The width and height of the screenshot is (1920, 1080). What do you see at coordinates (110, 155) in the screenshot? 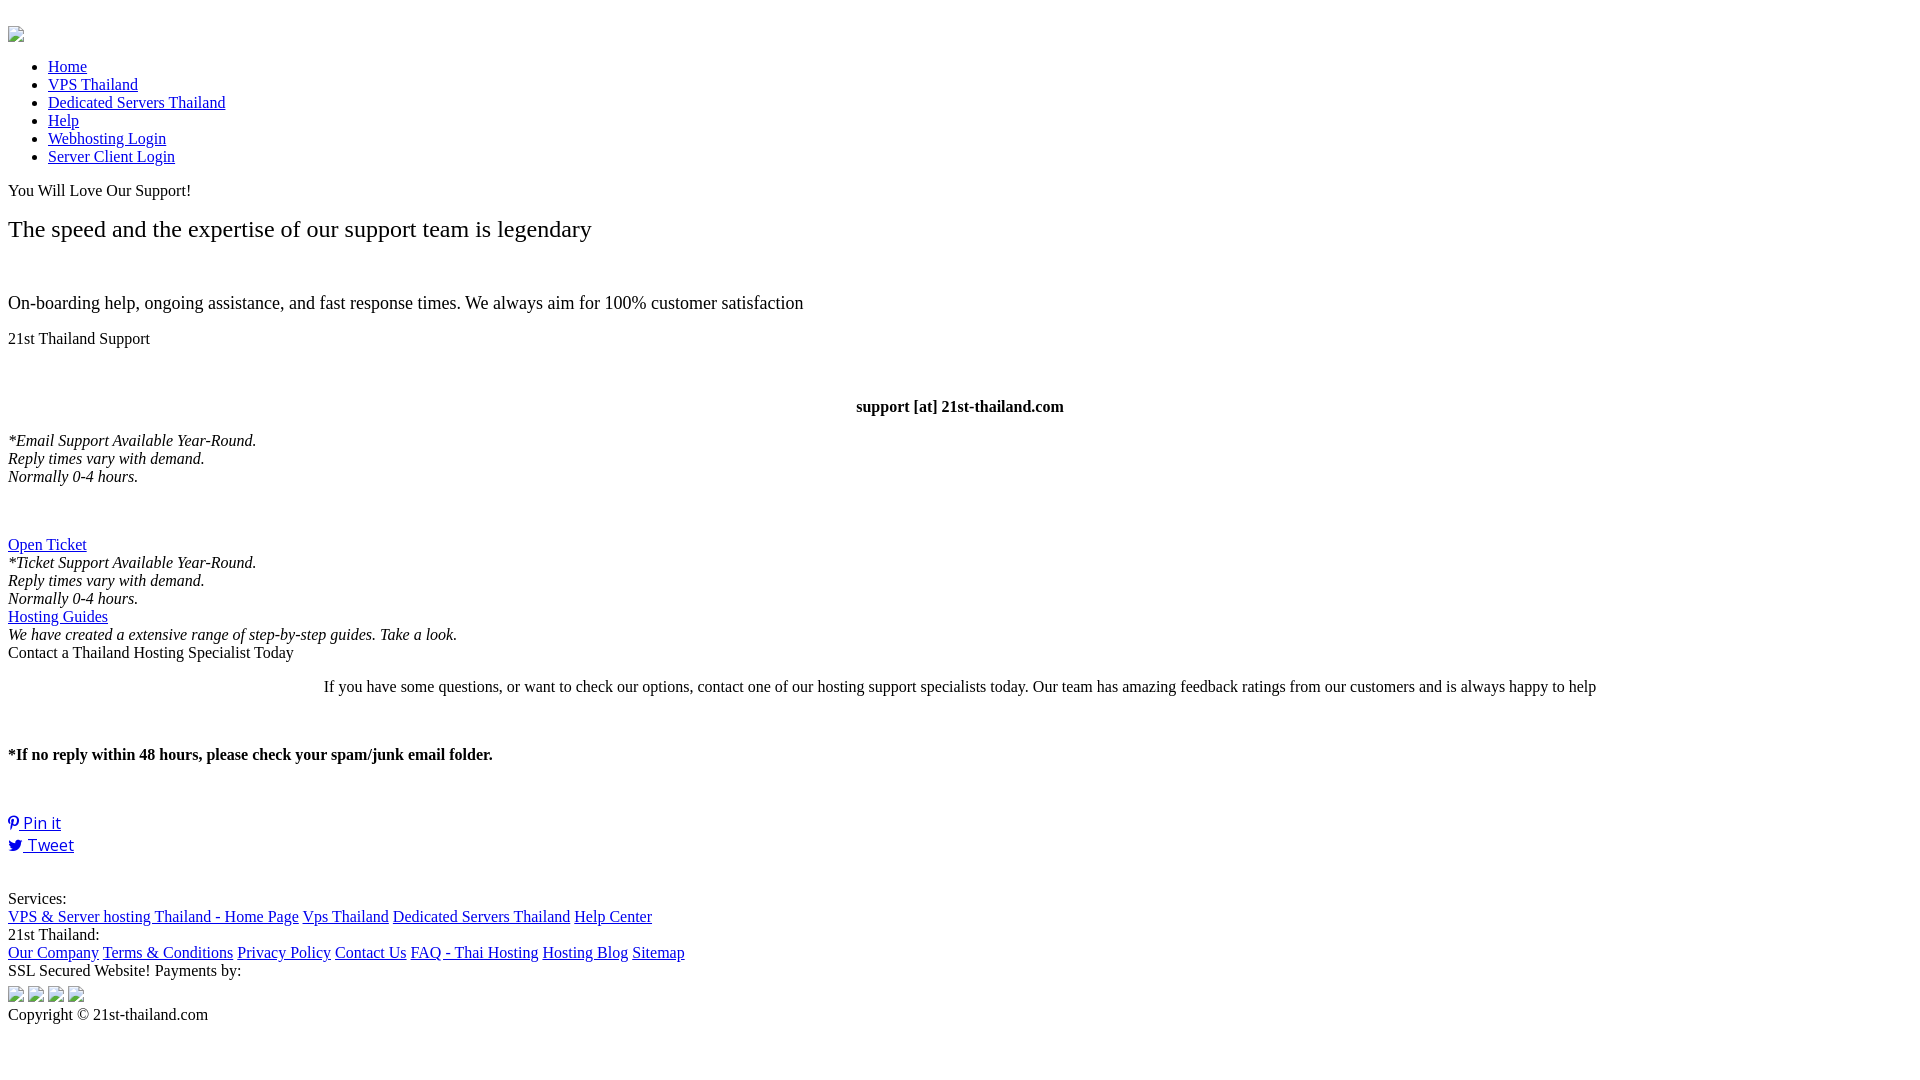
I see `'Server Client Login'` at bounding box center [110, 155].